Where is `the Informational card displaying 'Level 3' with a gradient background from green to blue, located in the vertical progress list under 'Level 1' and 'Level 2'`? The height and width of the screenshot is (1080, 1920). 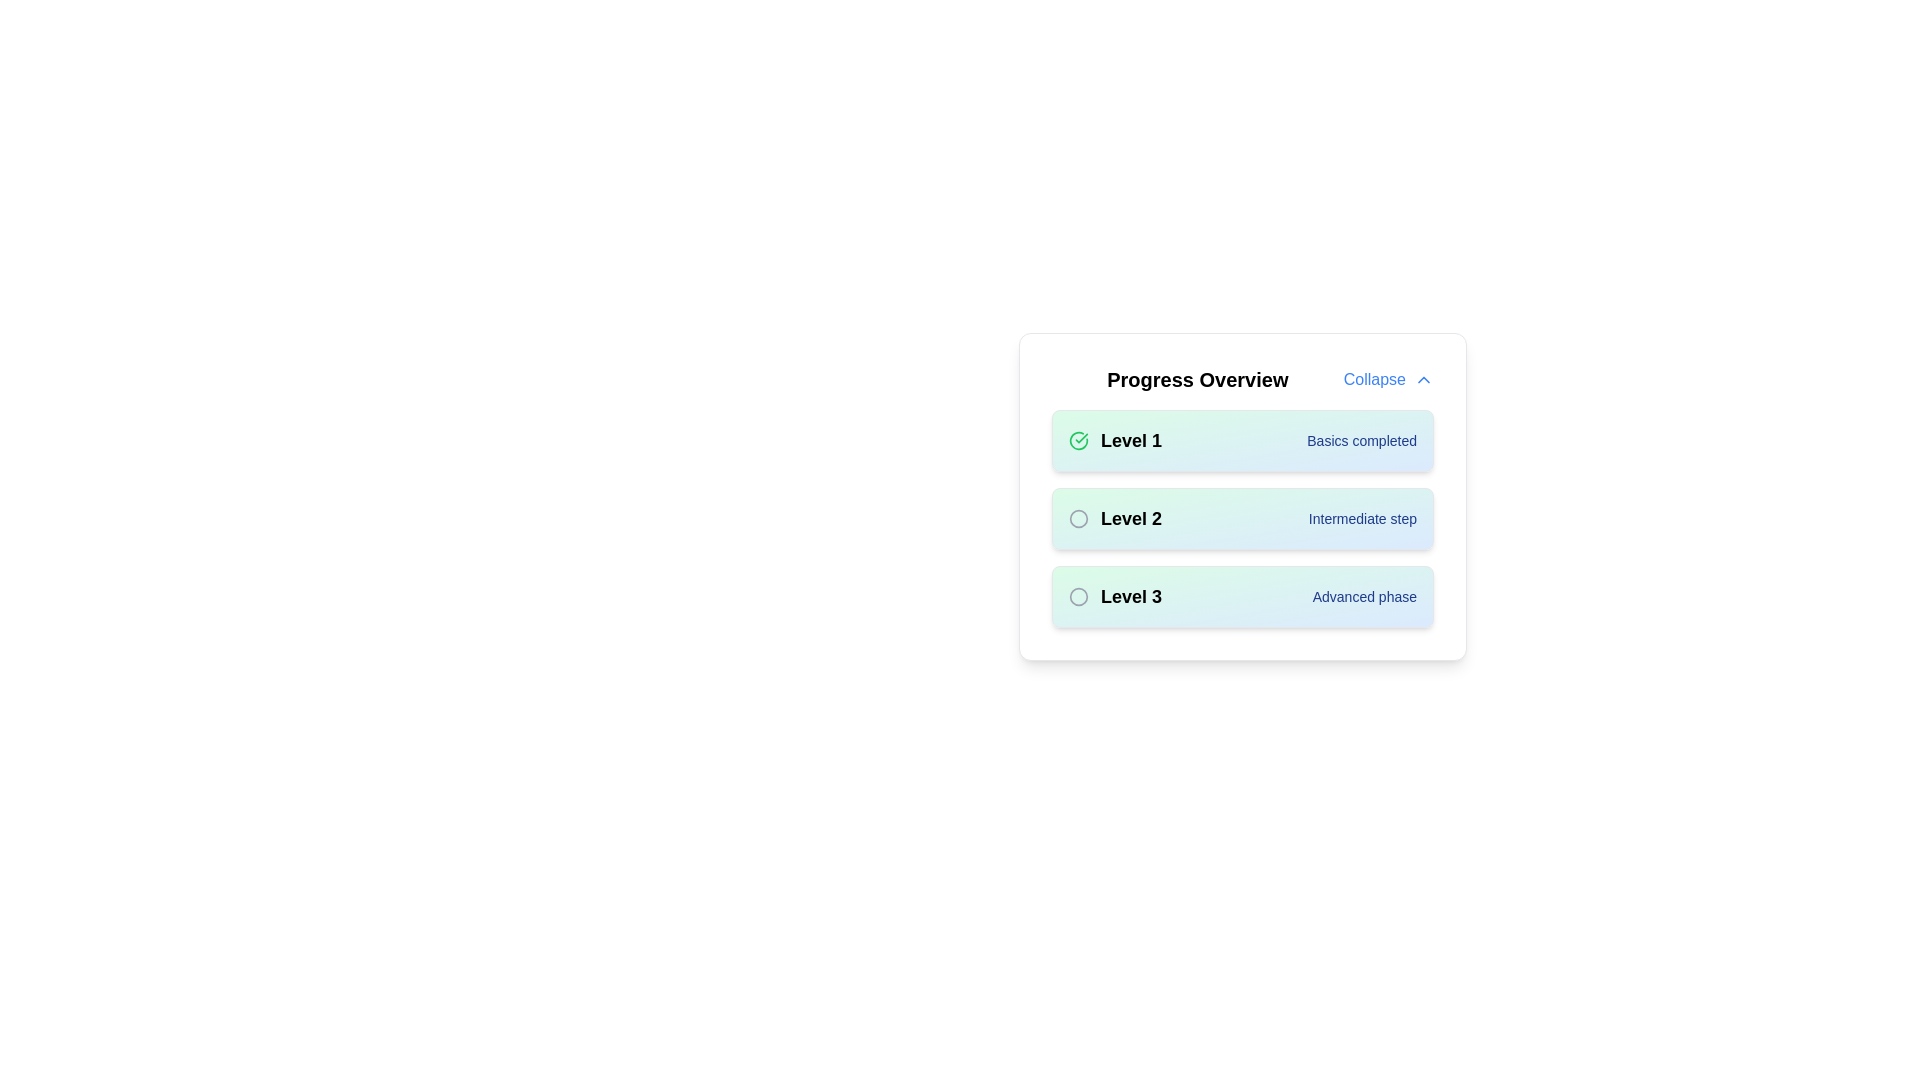 the Informational card displaying 'Level 3' with a gradient background from green to blue, located in the vertical progress list under 'Level 1' and 'Level 2' is located at coordinates (1242, 596).